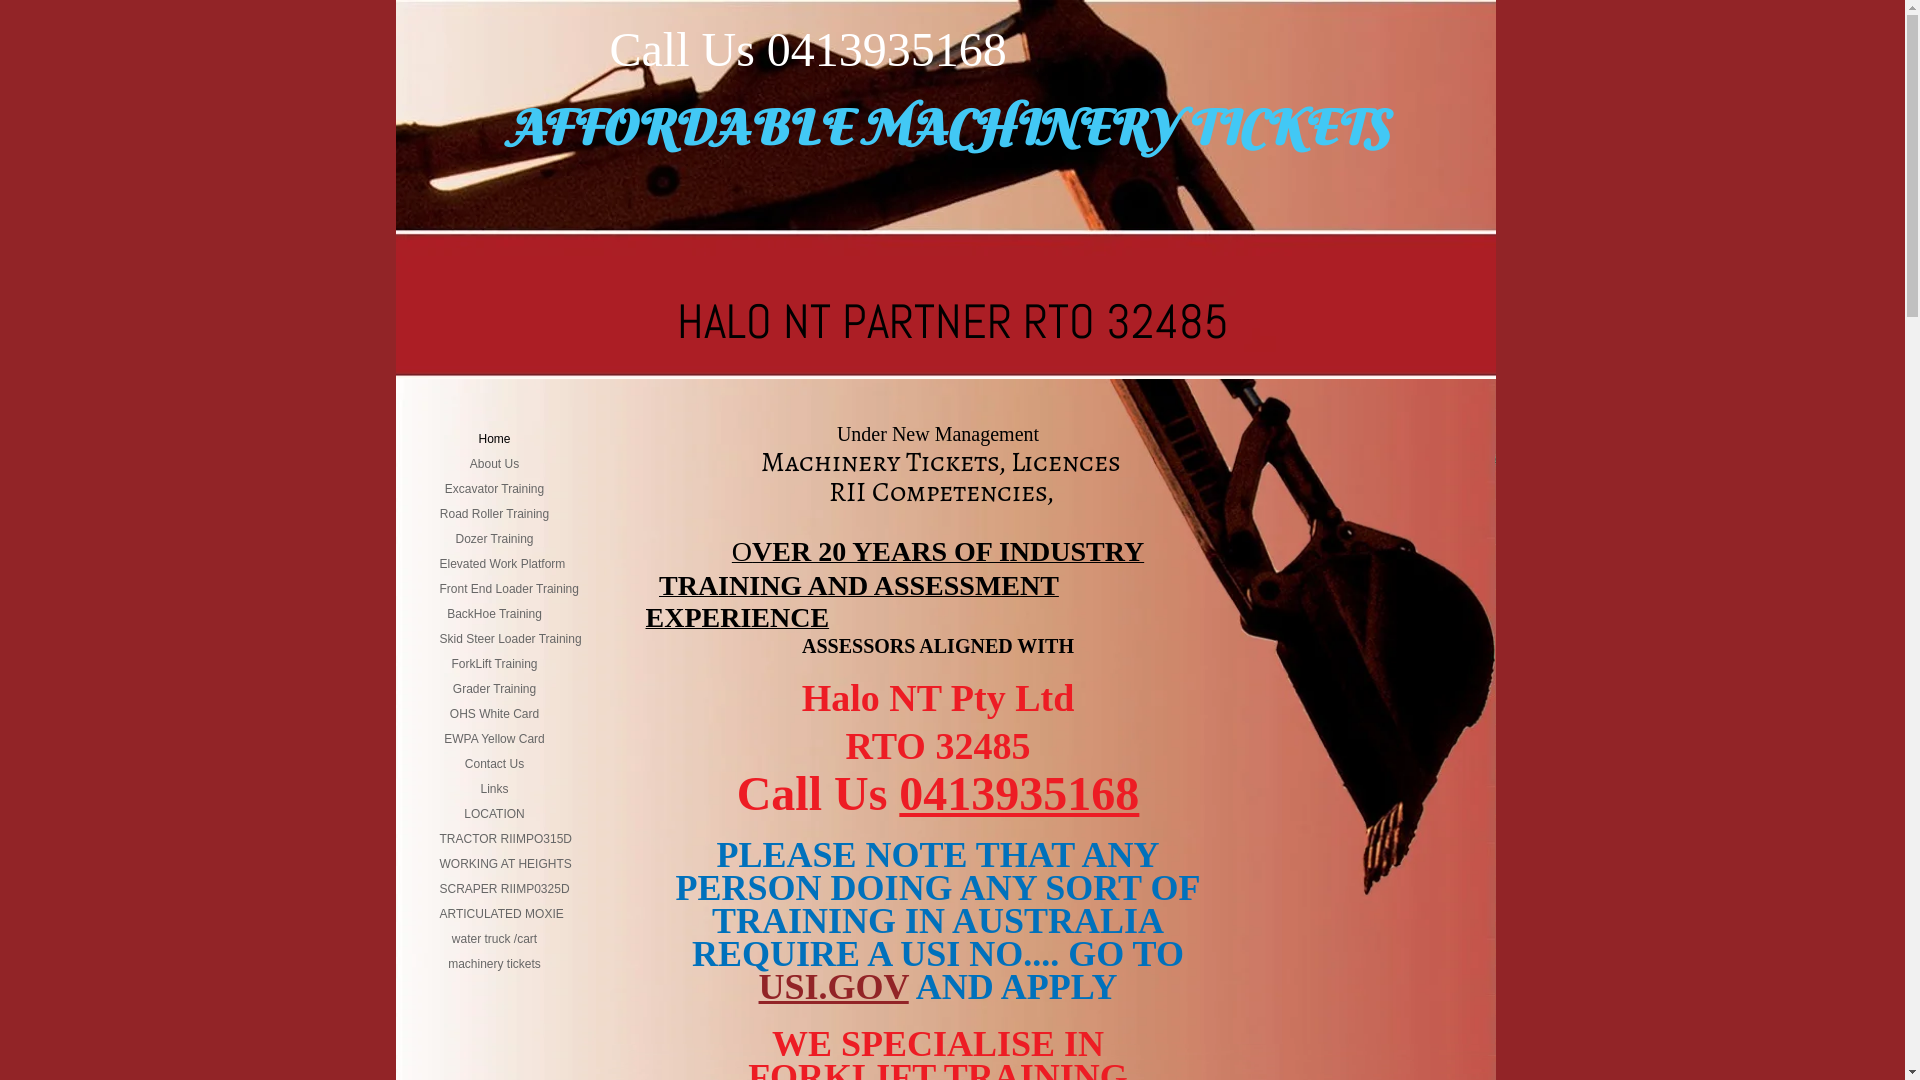 This screenshot has width=1920, height=1080. Describe the element at coordinates (494, 963) in the screenshot. I see `'machinery tickets'` at that location.